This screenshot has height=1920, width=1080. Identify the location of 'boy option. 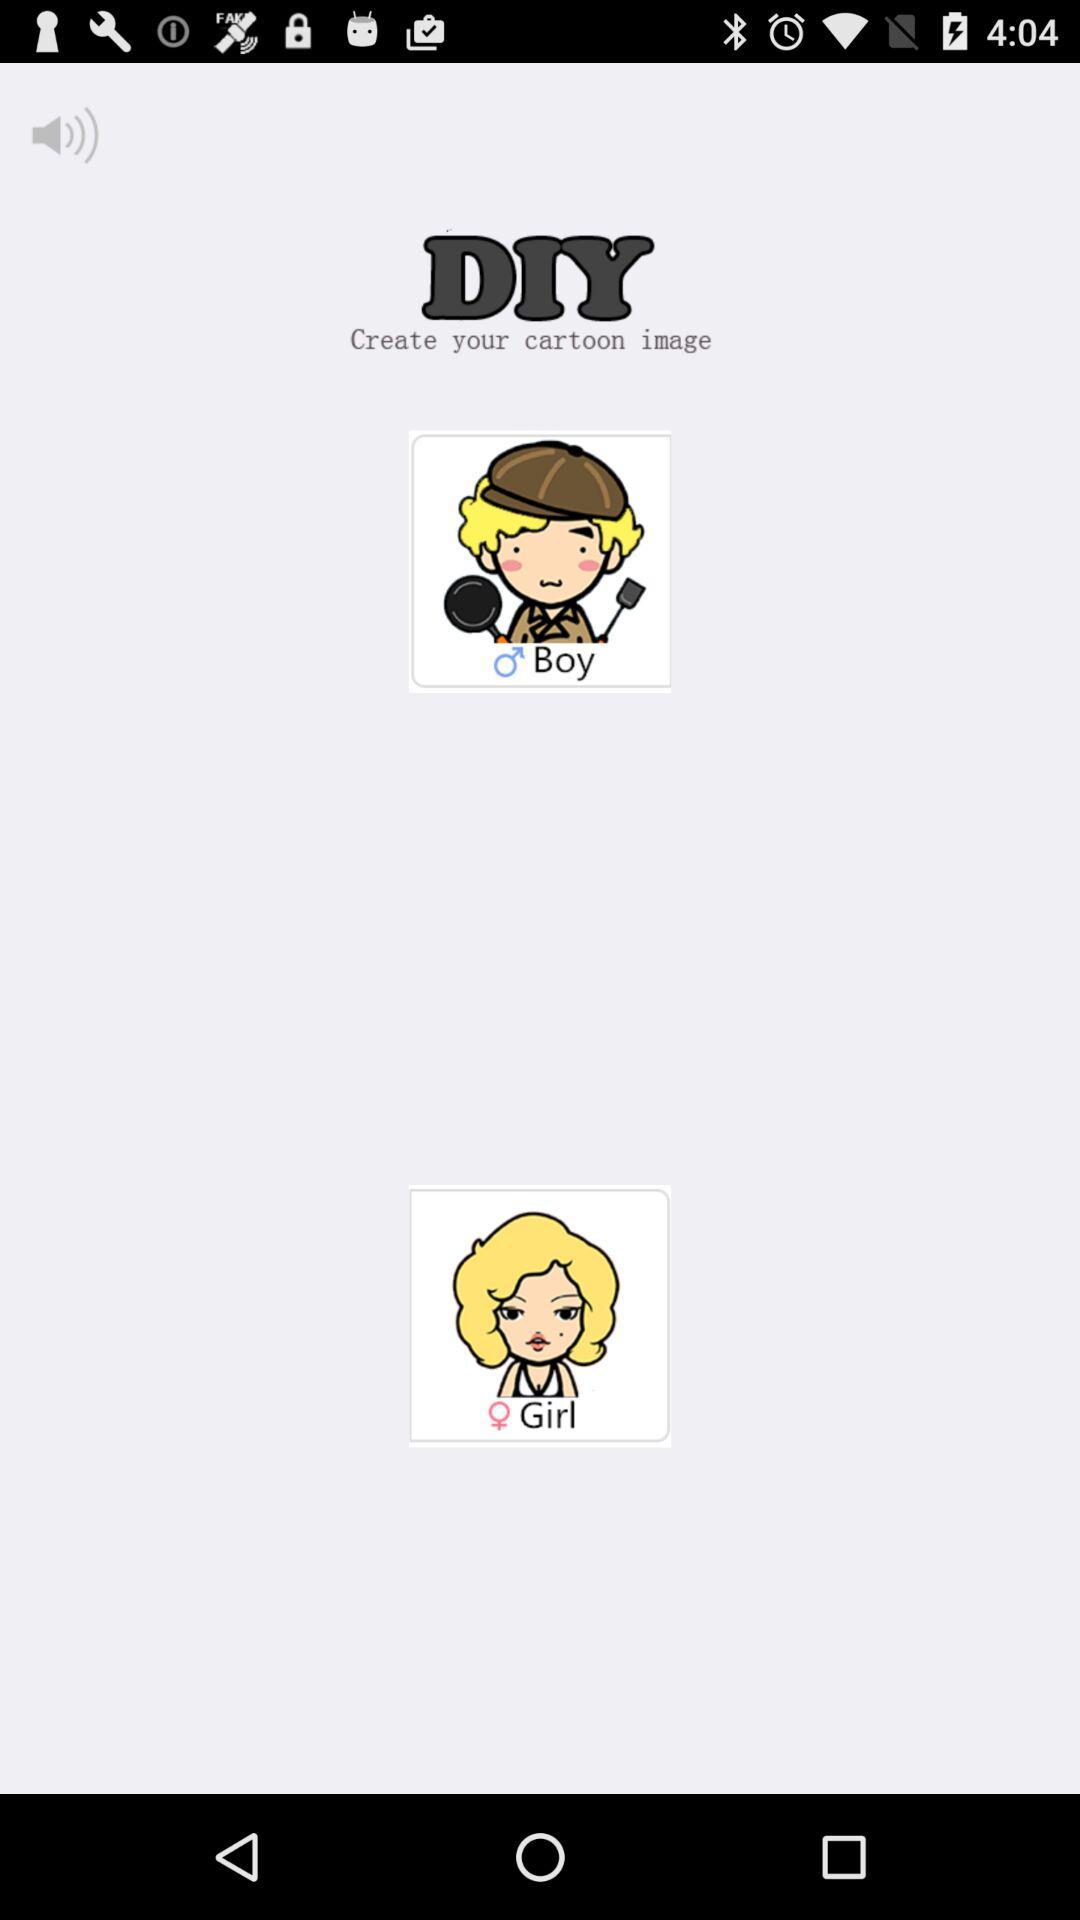
(540, 560).